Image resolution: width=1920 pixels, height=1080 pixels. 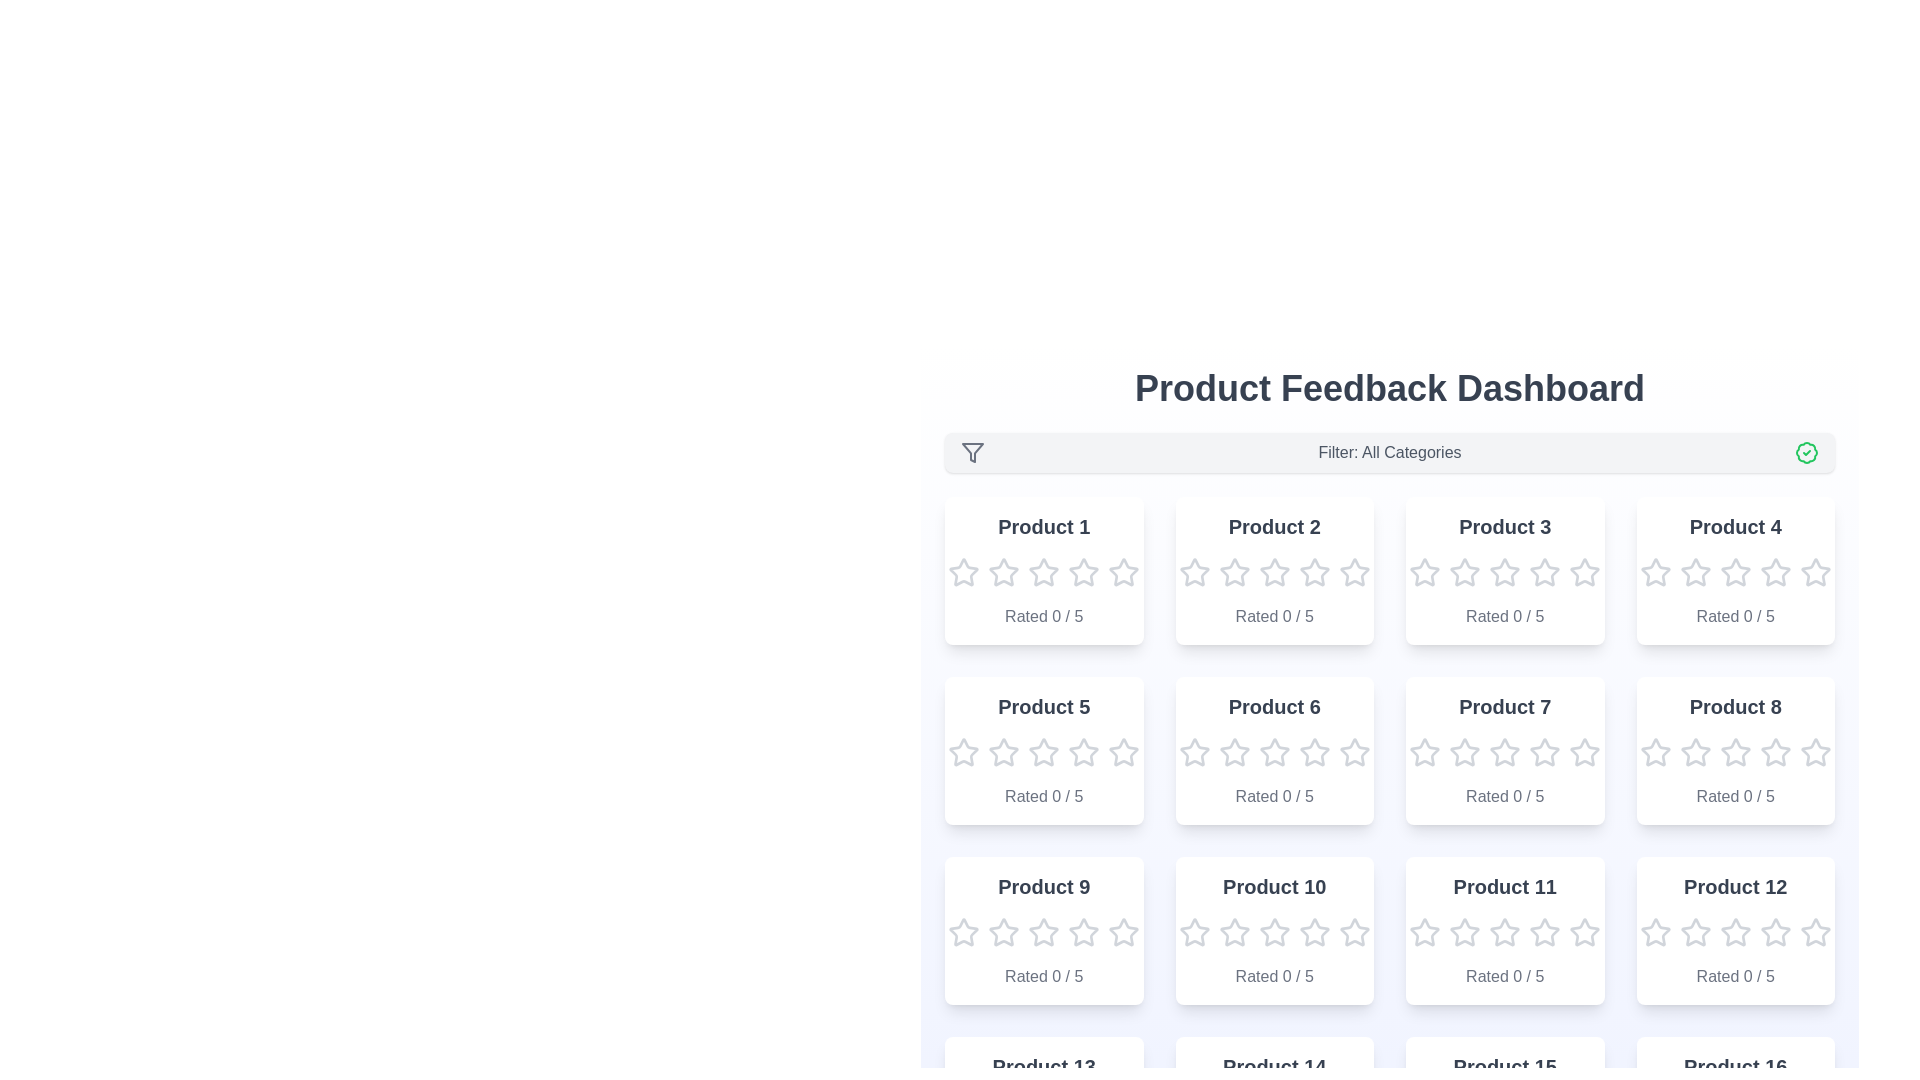 What do you see at coordinates (1042, 573) in the screenshot?
I see `the rating for a product card to 3 stars` at bounding box center [1042, 573].